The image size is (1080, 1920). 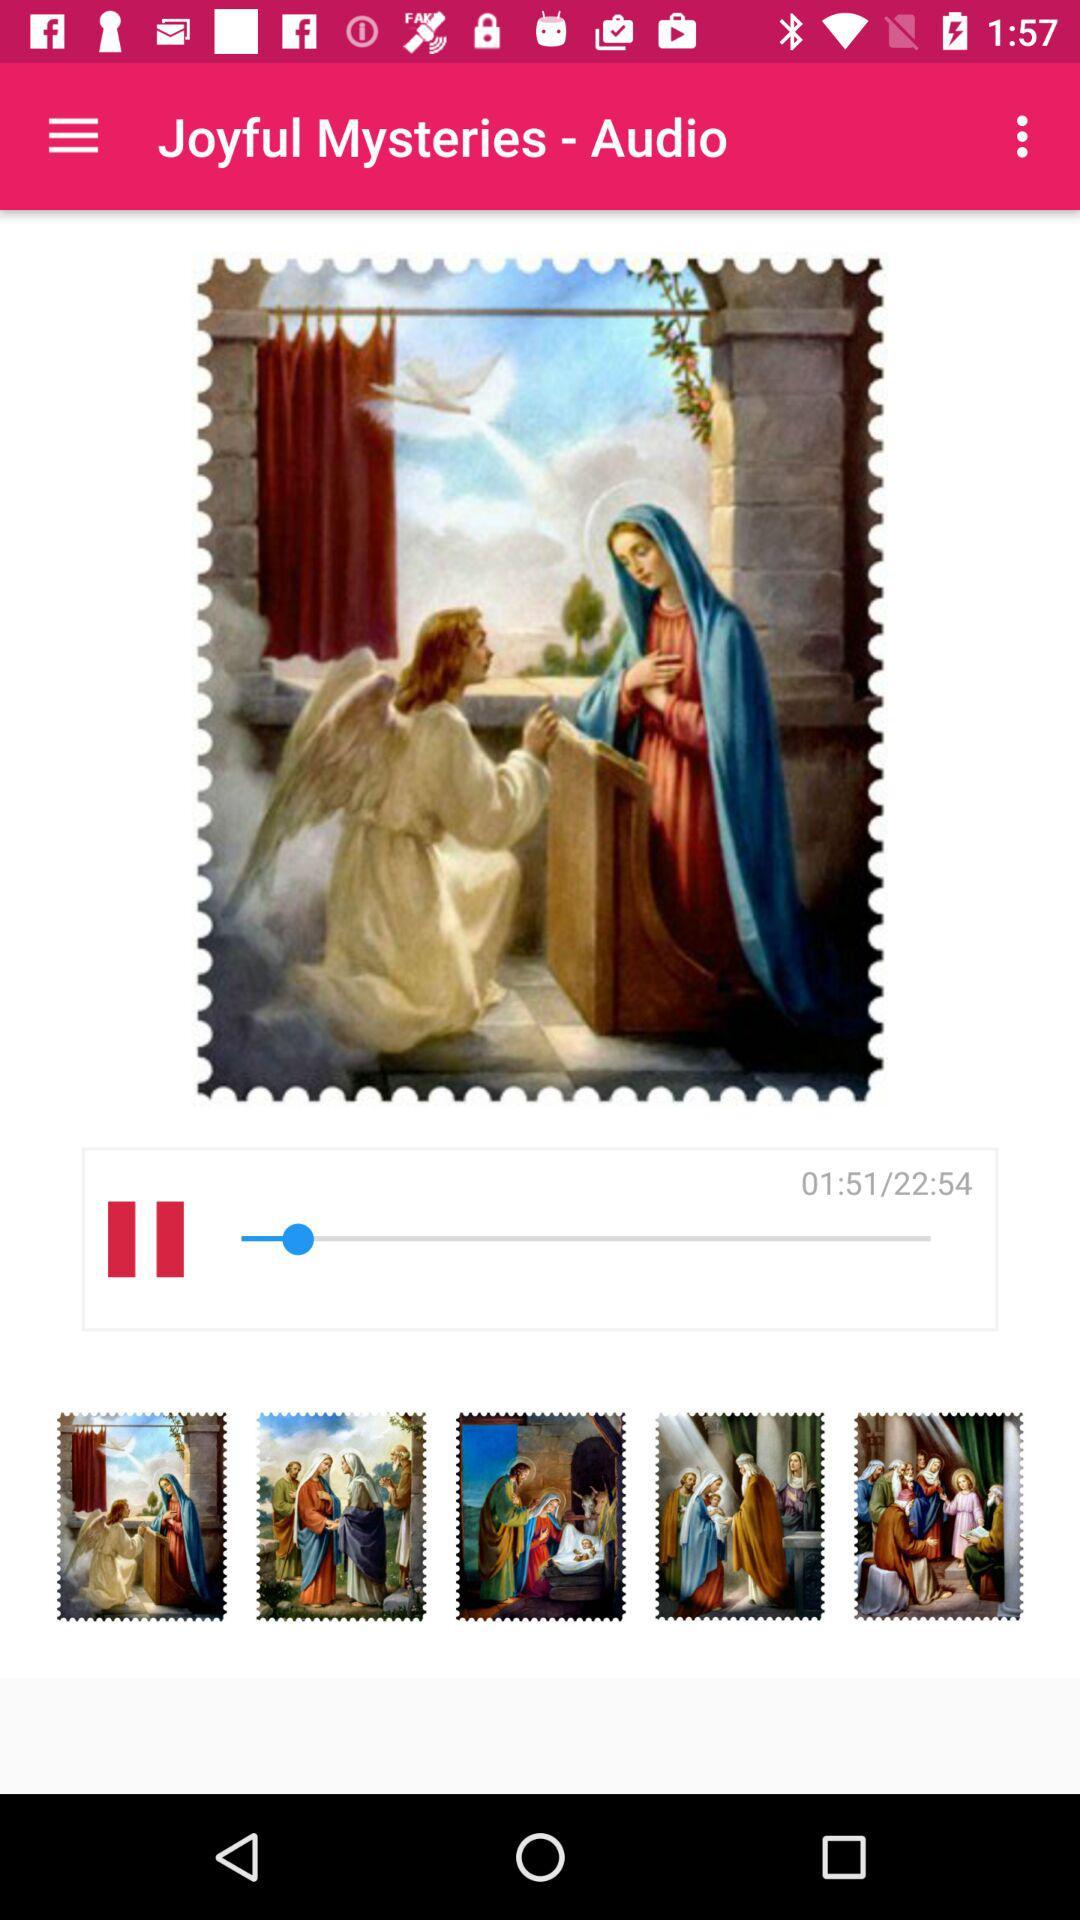 I want to click on item to the right of joyful mysteries - audio, so click(x=1027, y=135).